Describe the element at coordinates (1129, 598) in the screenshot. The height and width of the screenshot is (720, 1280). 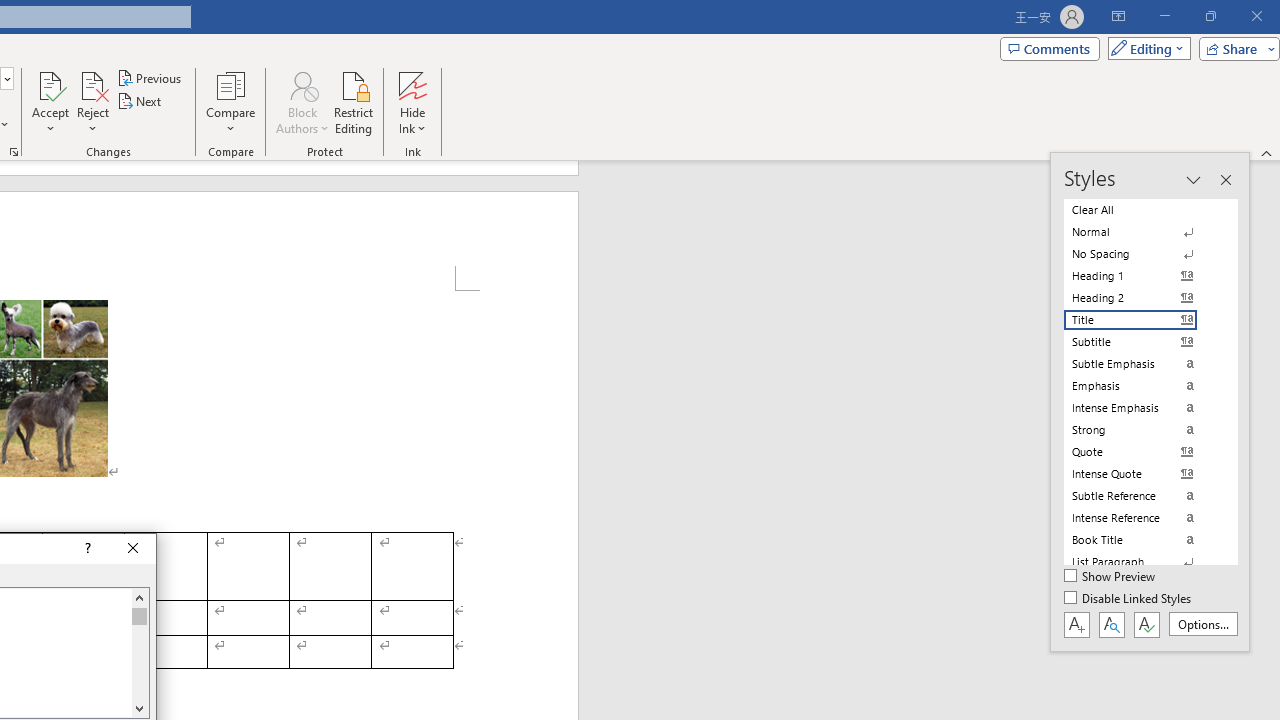
I see `'Disable Linked Styles'` at that location.